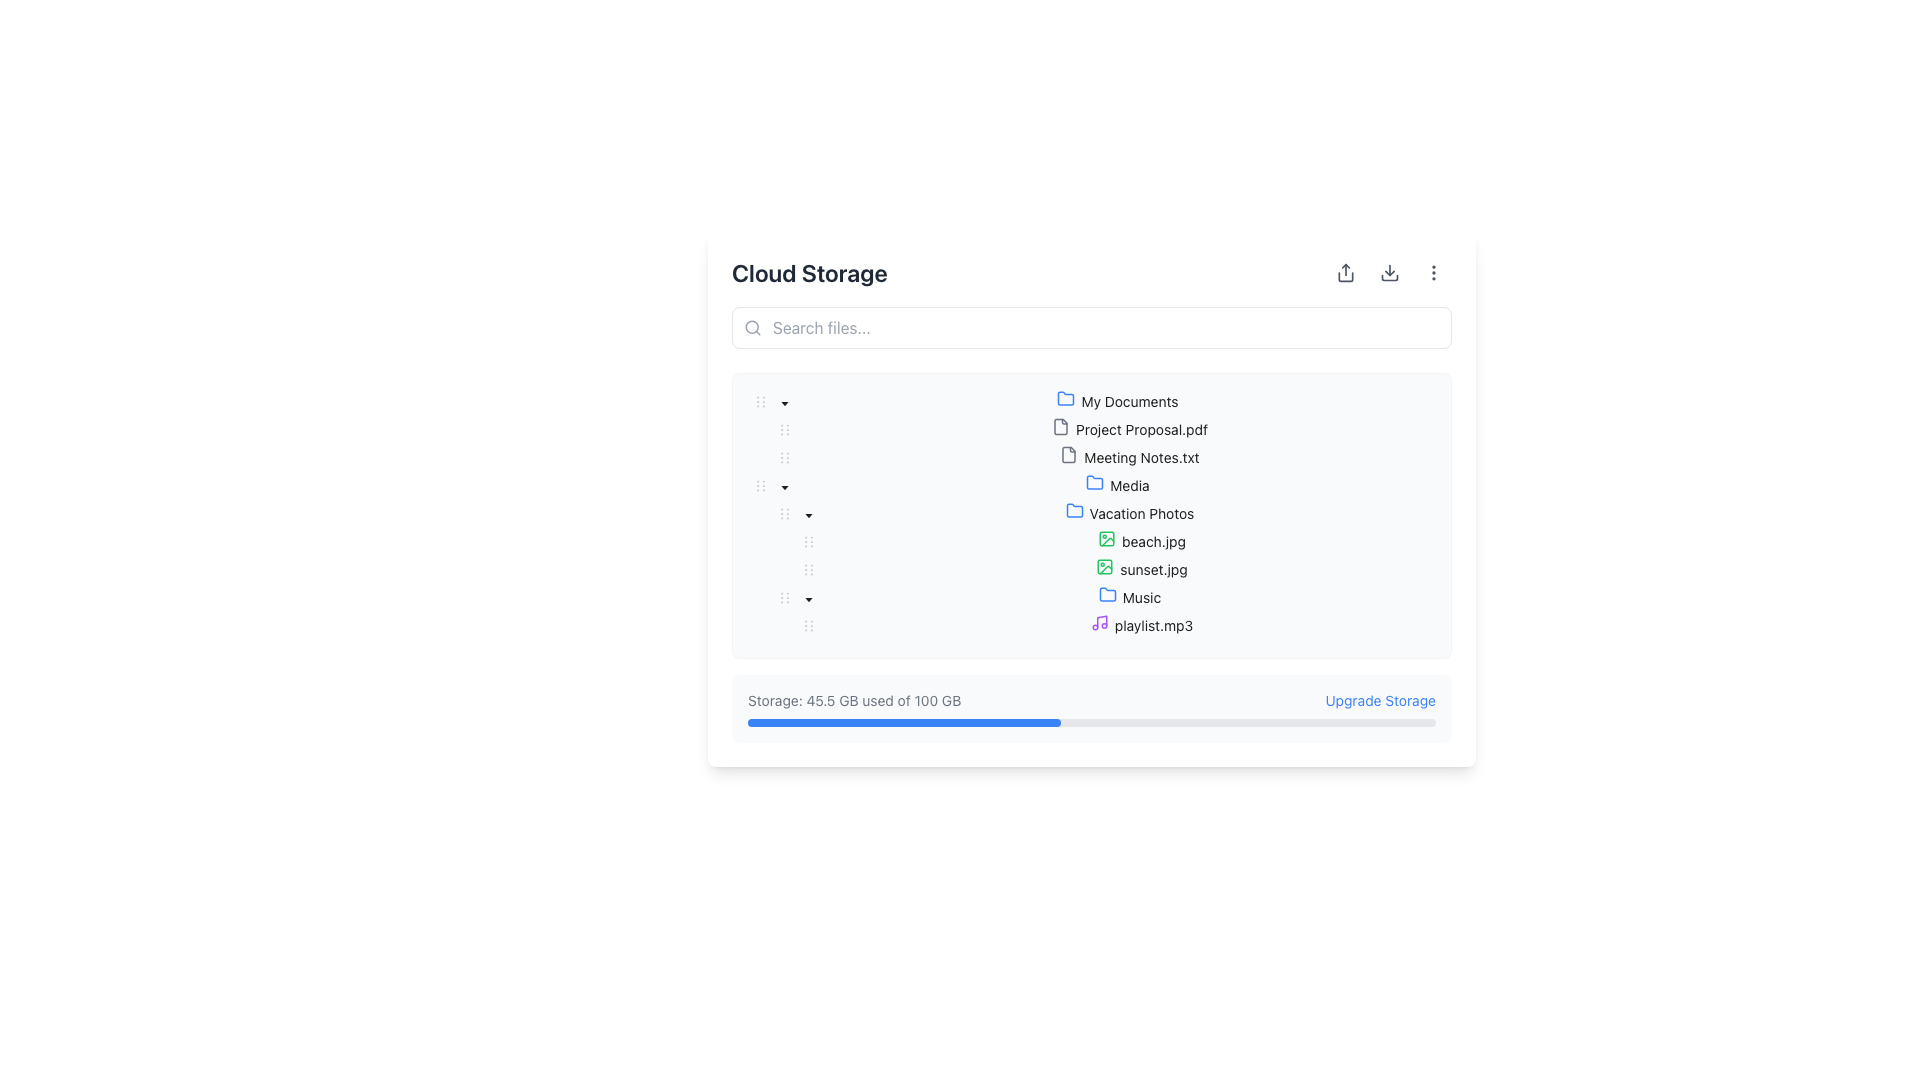 Image resolution: width=1920 pixels, height=1080 pixels. I want to click on the search input field located below the 'Cloud Storage' title to activate focus effects, so click(1090, 326).